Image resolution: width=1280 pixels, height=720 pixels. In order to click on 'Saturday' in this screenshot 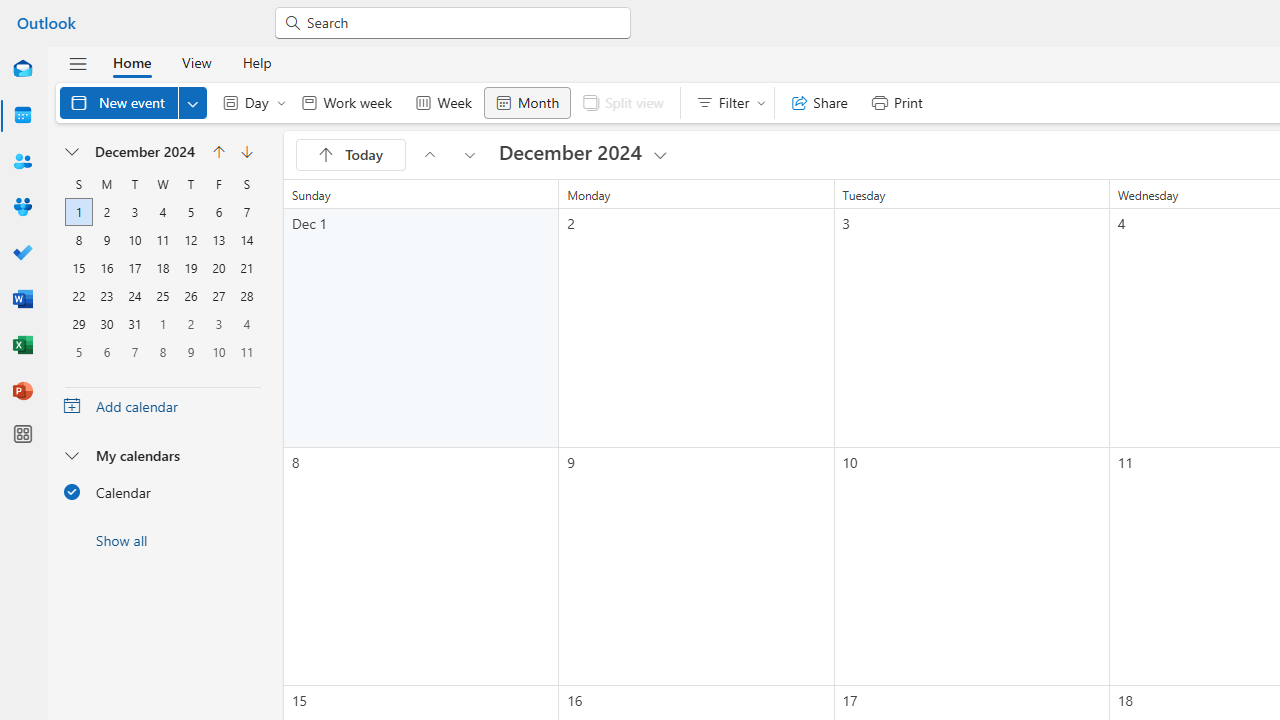, I will do `click(246, 183)`.